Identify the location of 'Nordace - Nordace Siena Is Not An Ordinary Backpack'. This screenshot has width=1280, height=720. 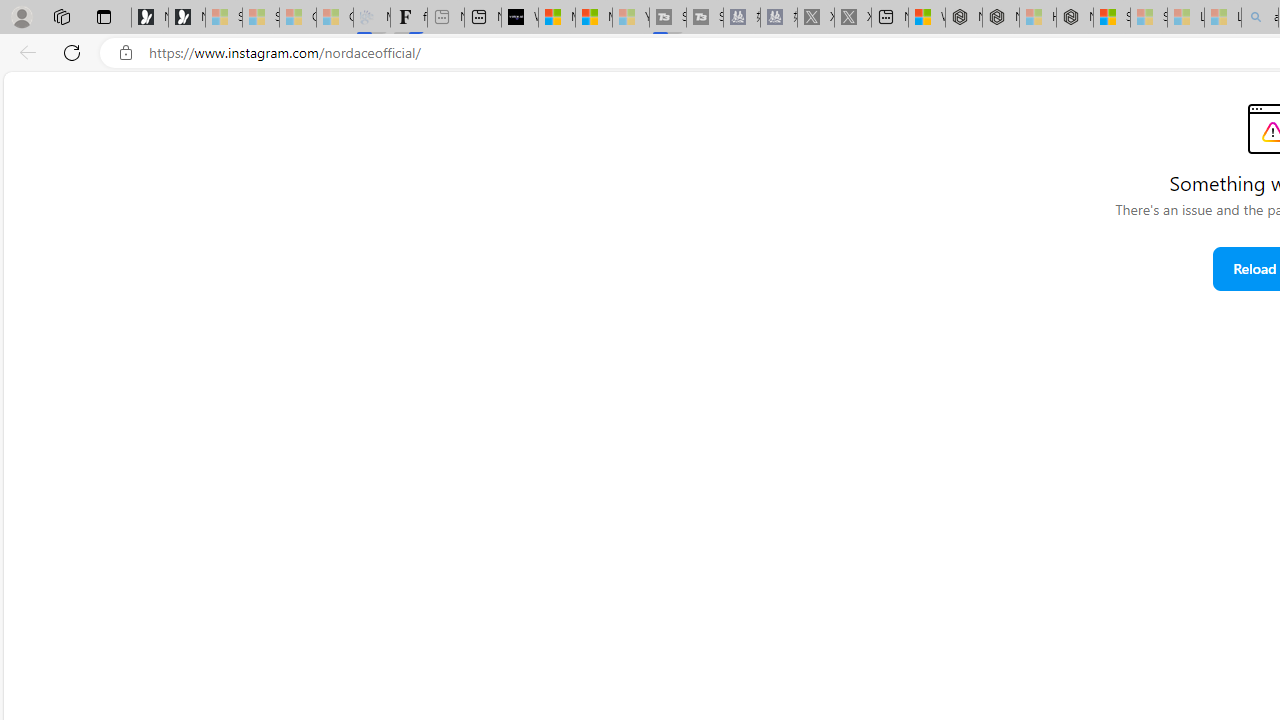
(1074, 17).